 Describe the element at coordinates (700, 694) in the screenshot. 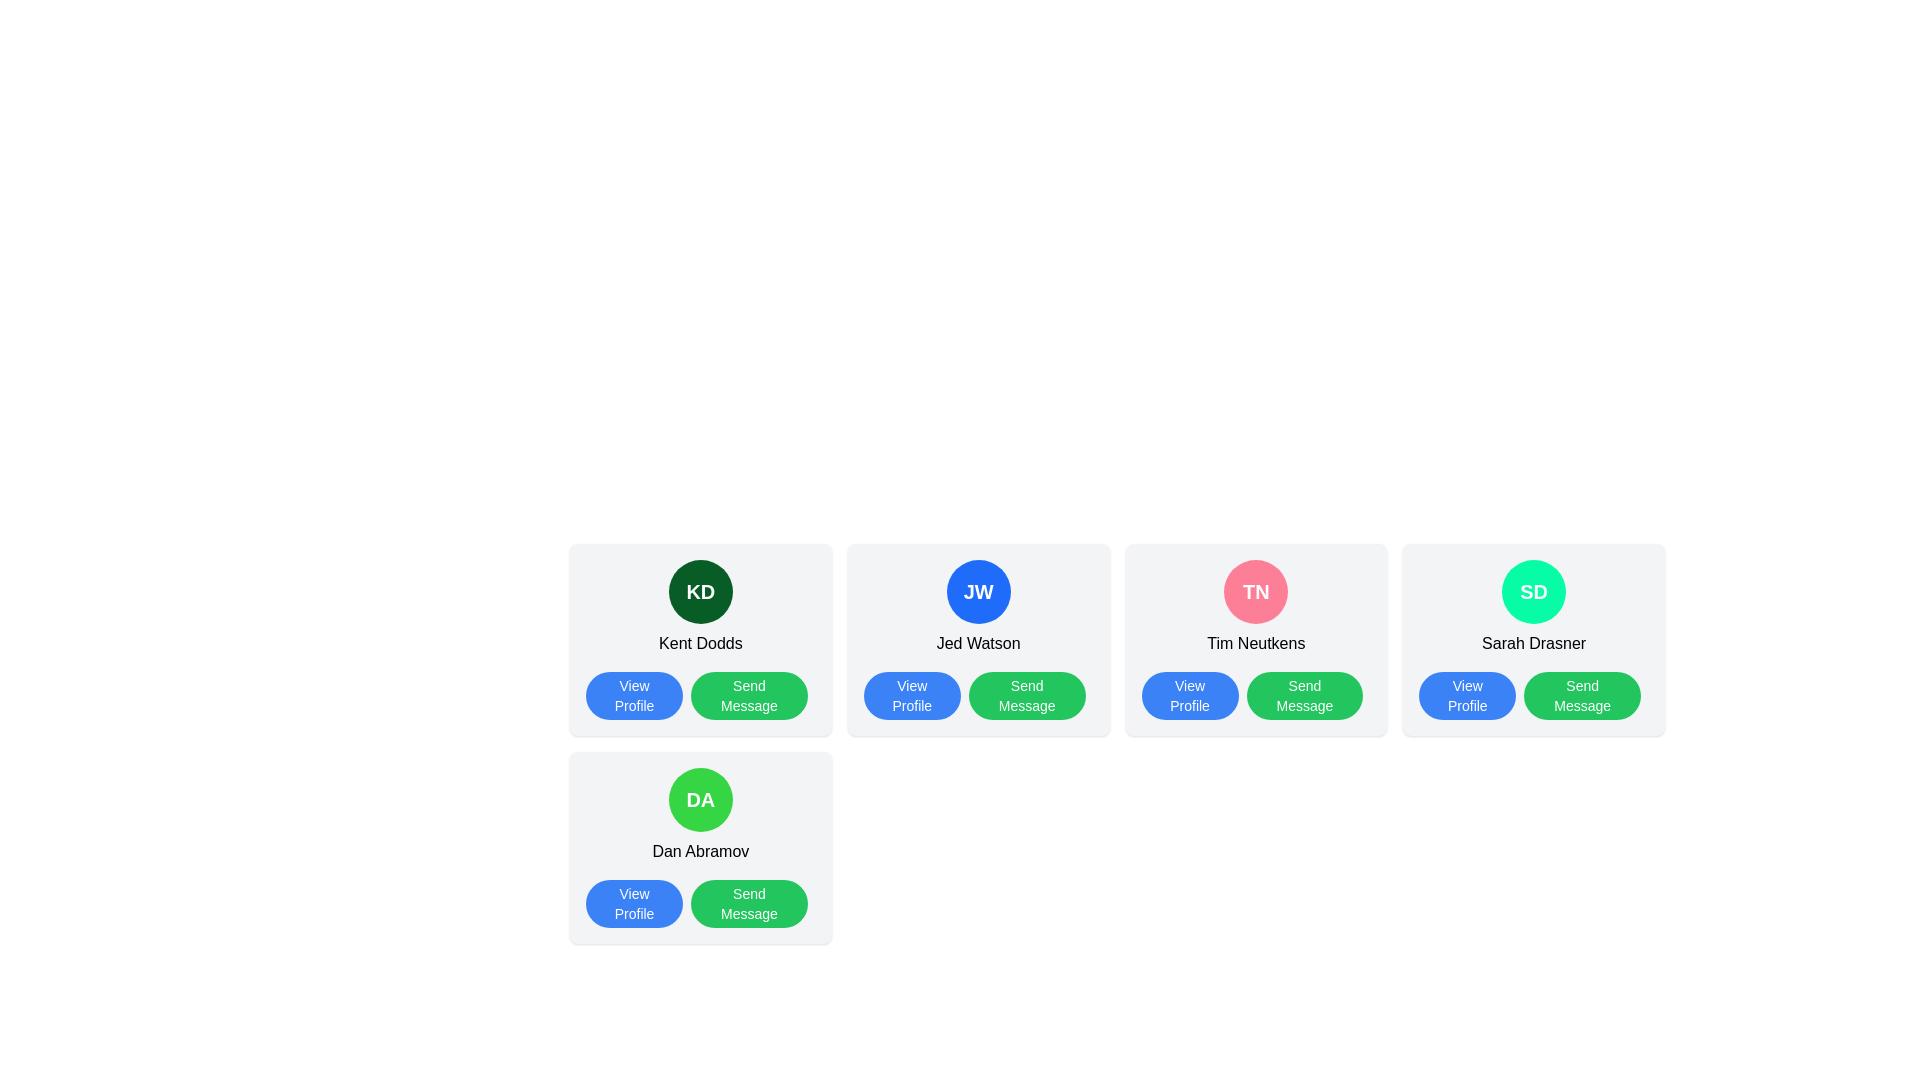

I see `either the 'View Profile' or 'Send Message' button within the user card for 'Kent Dodds'` at that location.